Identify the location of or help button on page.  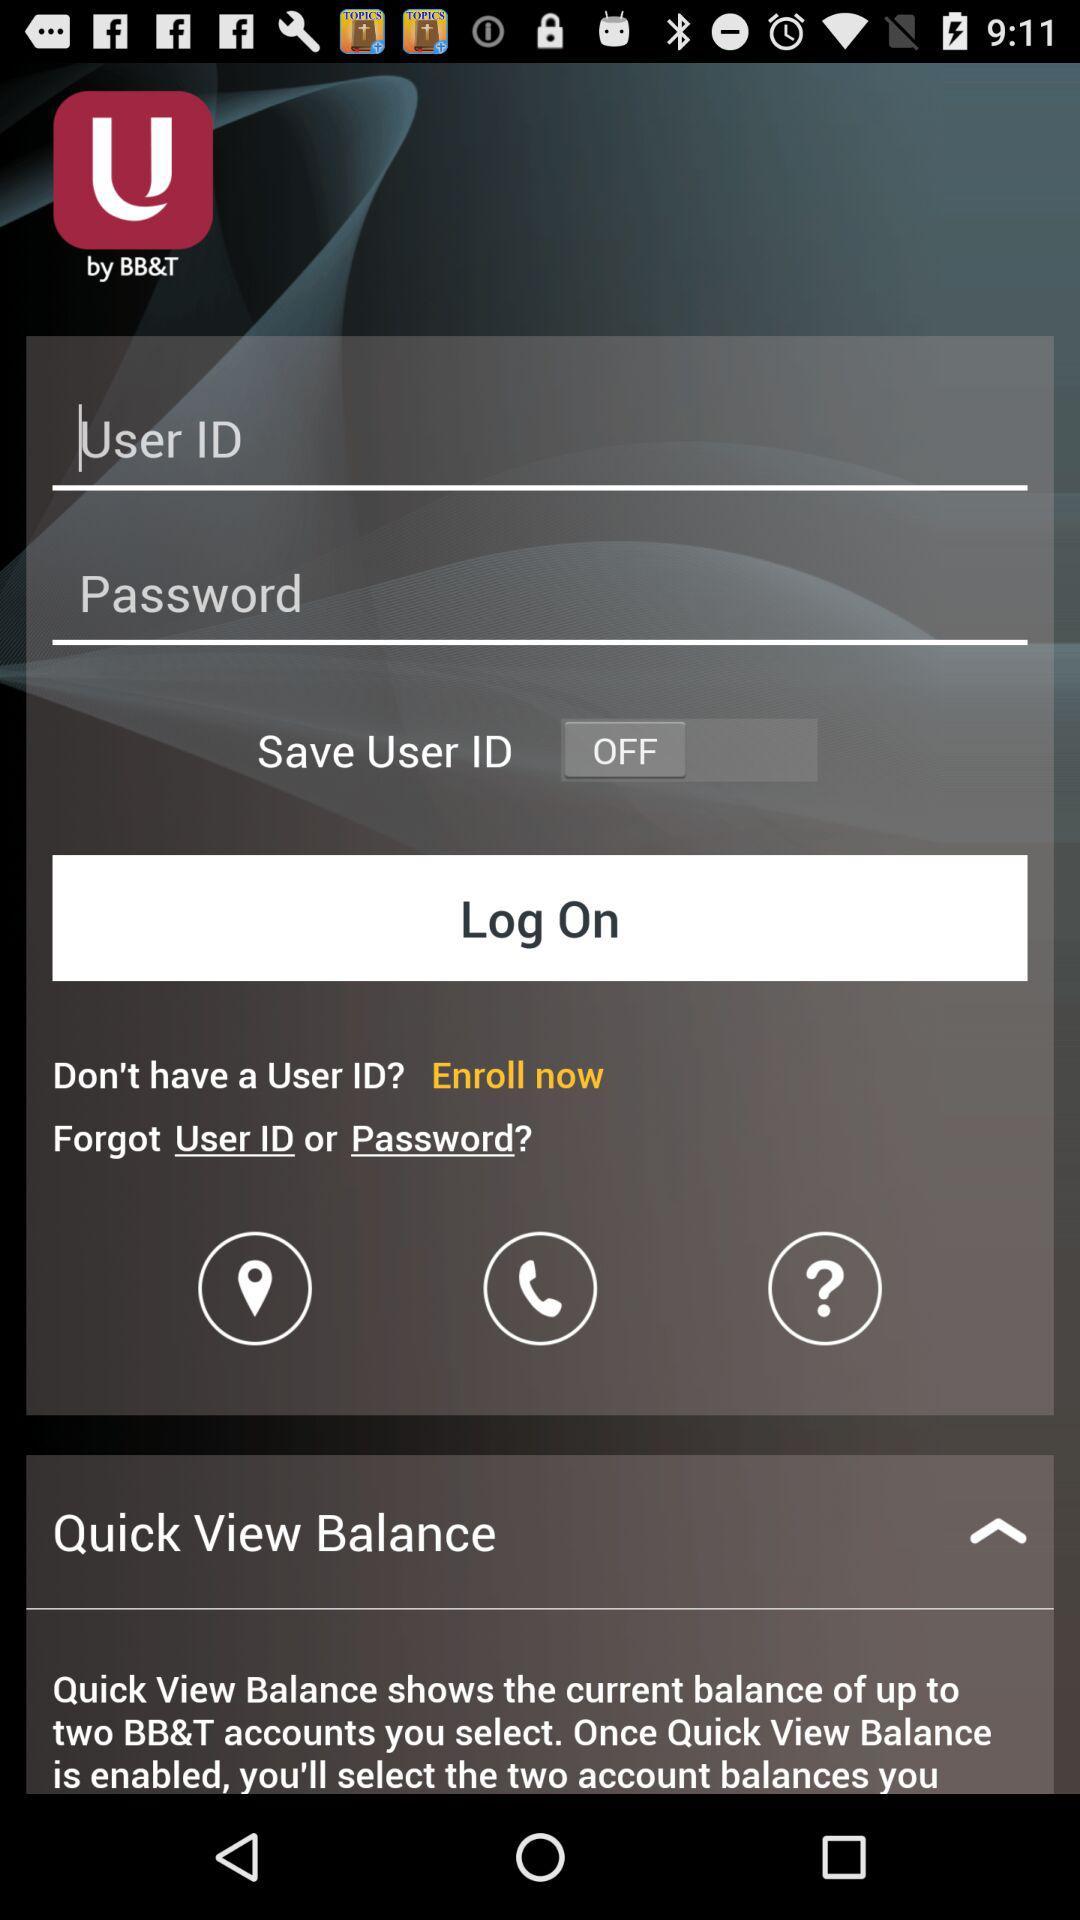
(825, 1288).